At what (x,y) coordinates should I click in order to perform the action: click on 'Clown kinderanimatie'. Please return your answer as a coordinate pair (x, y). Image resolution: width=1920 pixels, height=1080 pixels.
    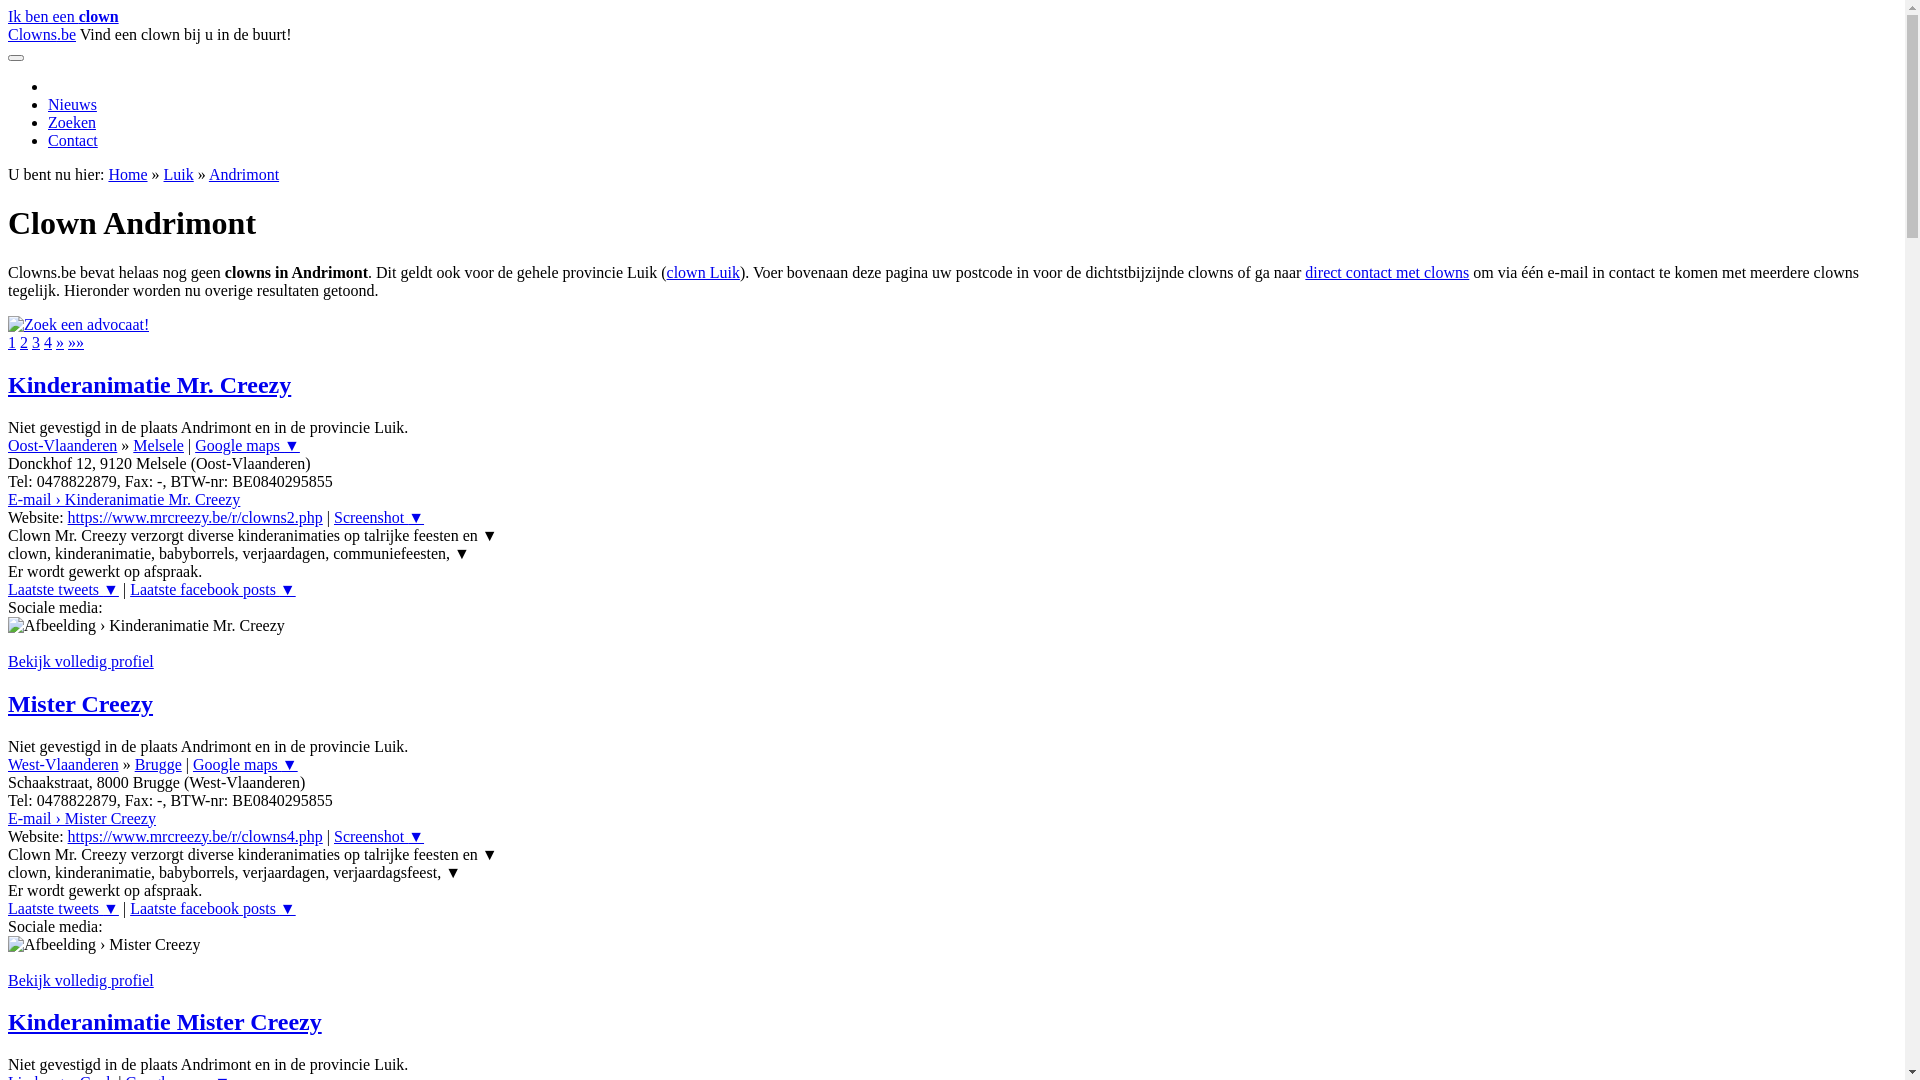
    Looking at the image, I should click on (78, 323).